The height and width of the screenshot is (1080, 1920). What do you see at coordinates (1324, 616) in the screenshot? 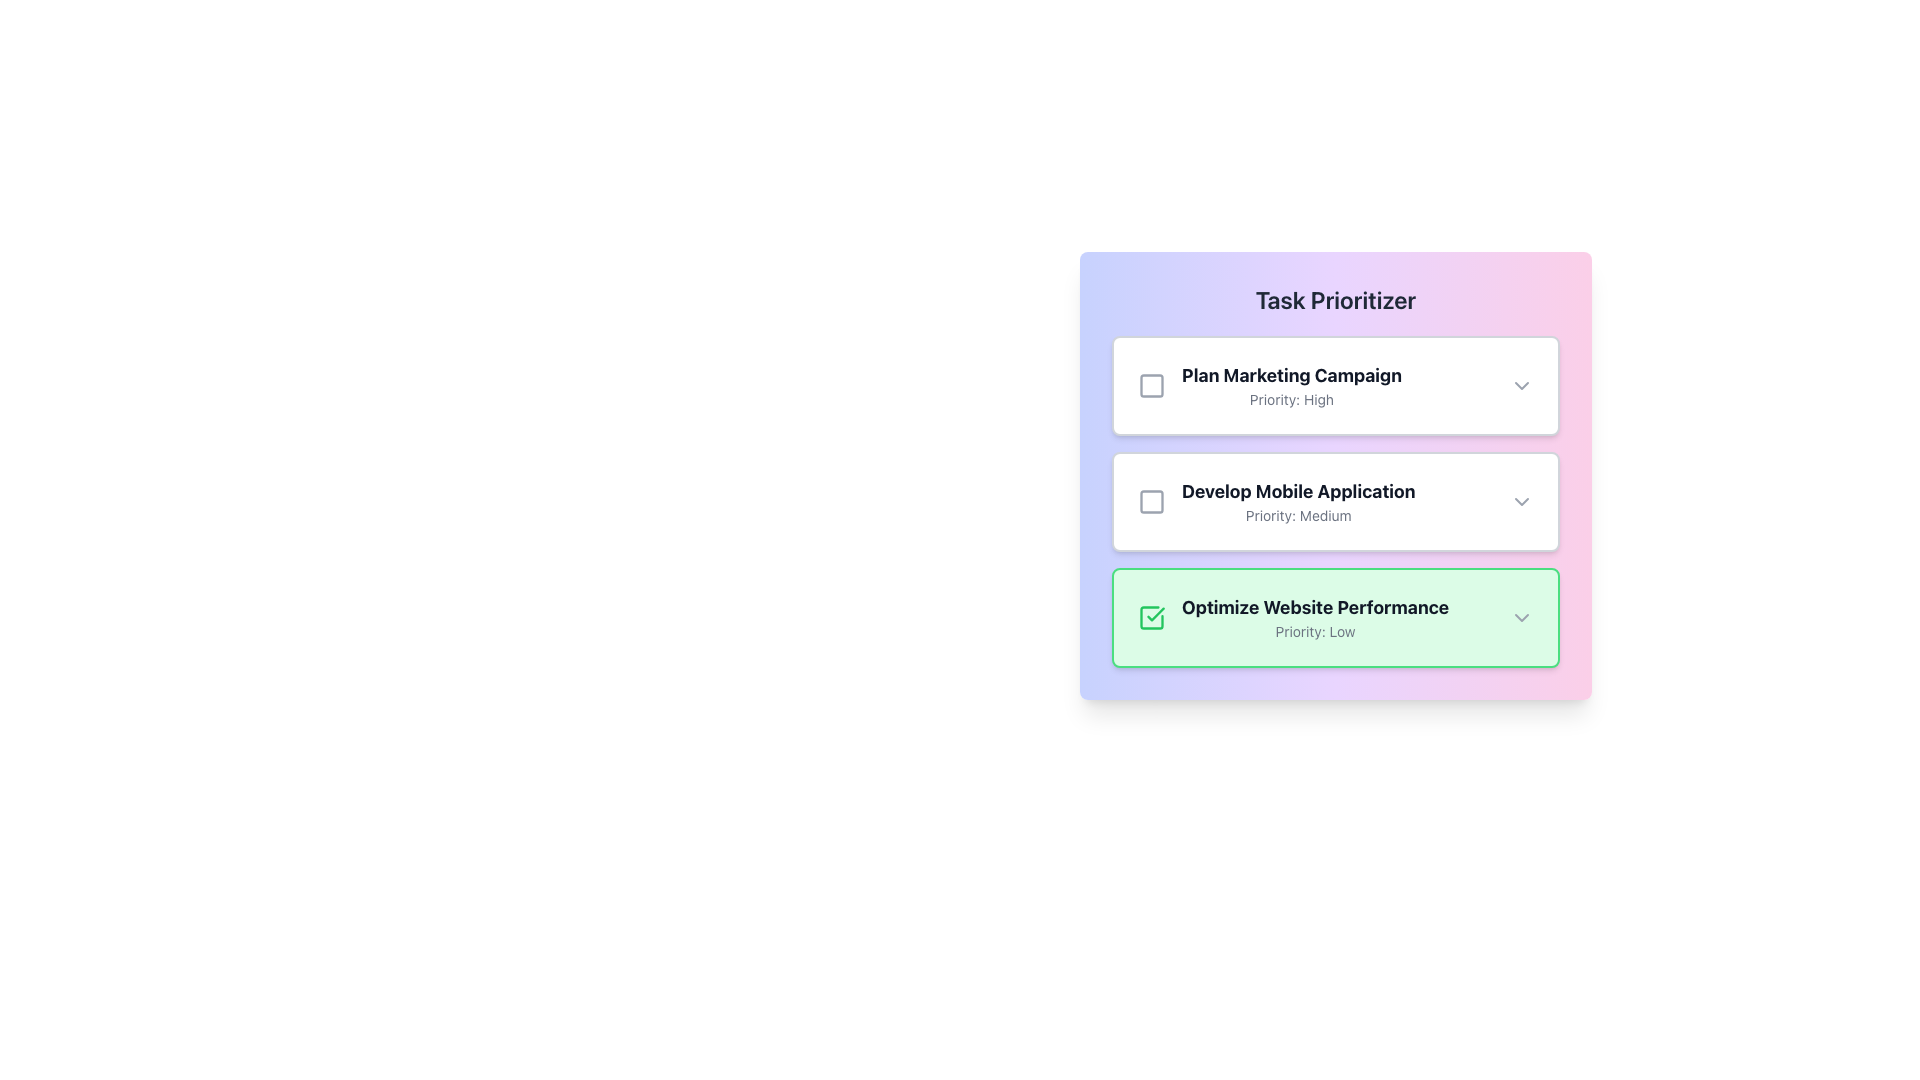
I see `the 'Optimize Website Performance' task display item for editing options, which is enclosed within a light green box with rounded corners and displays the text in bold` at bounding box center [1324, 616].